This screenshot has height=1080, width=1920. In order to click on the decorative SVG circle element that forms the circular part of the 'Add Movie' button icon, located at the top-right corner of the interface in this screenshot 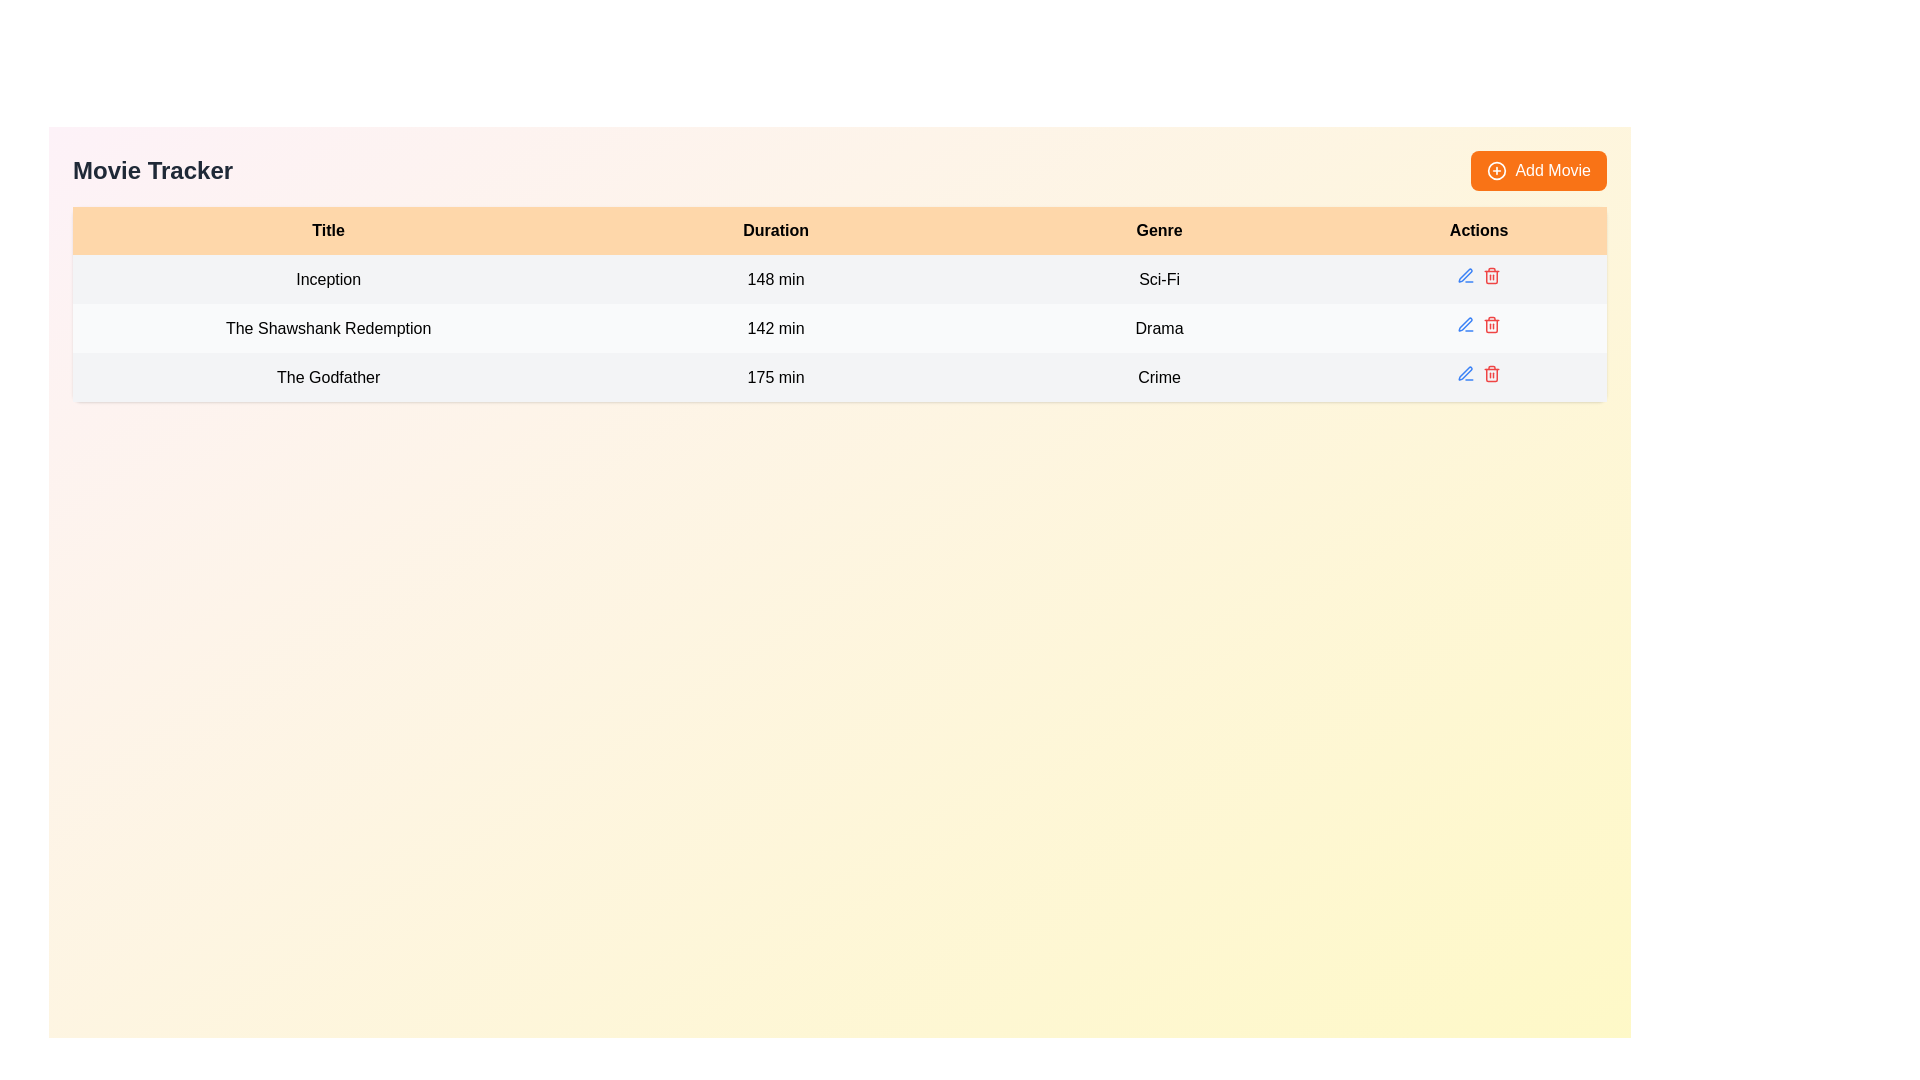, I will do `click(1497, 169)`.